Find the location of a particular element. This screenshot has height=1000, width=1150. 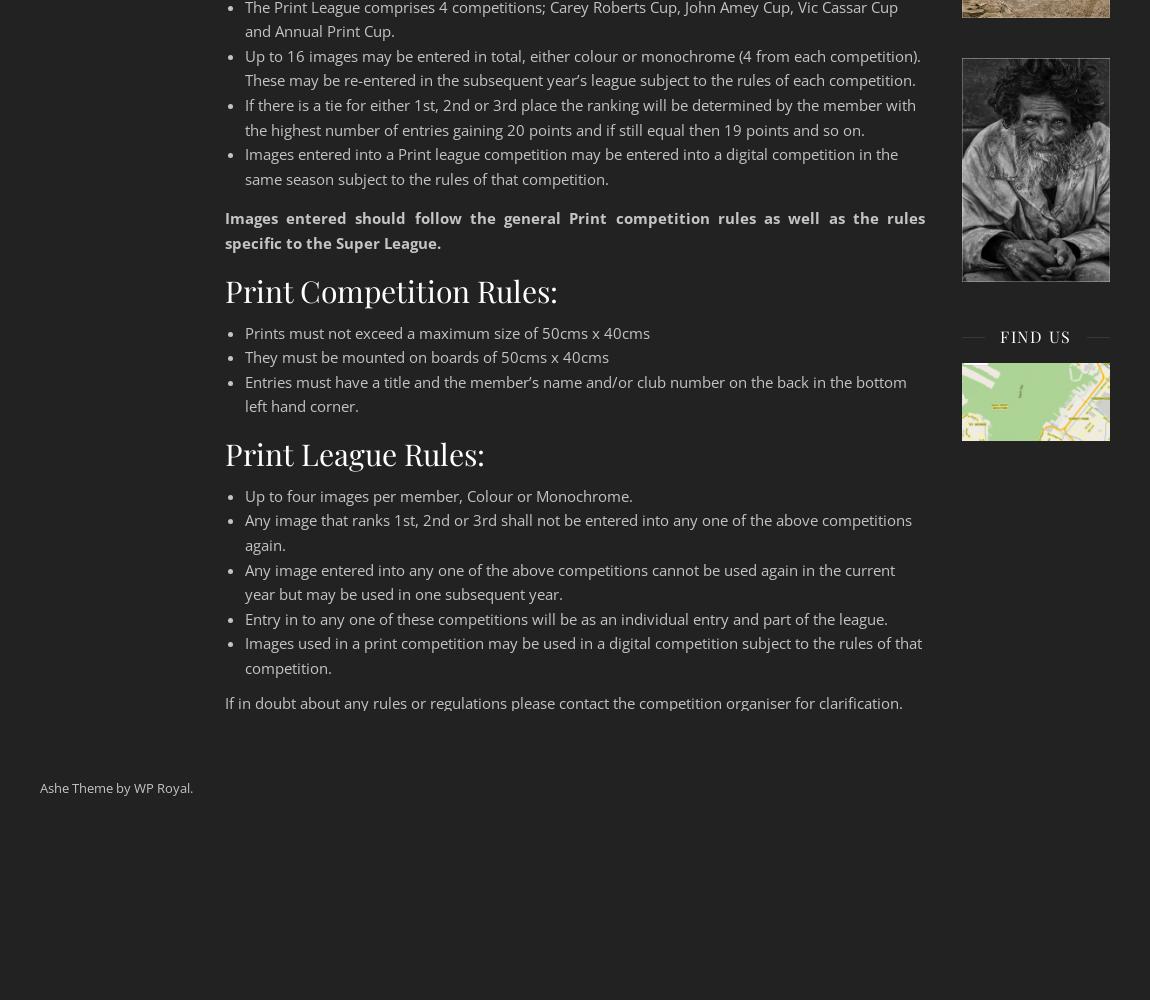

'Print Competition Rules:' is located at coordinates (391, 290).